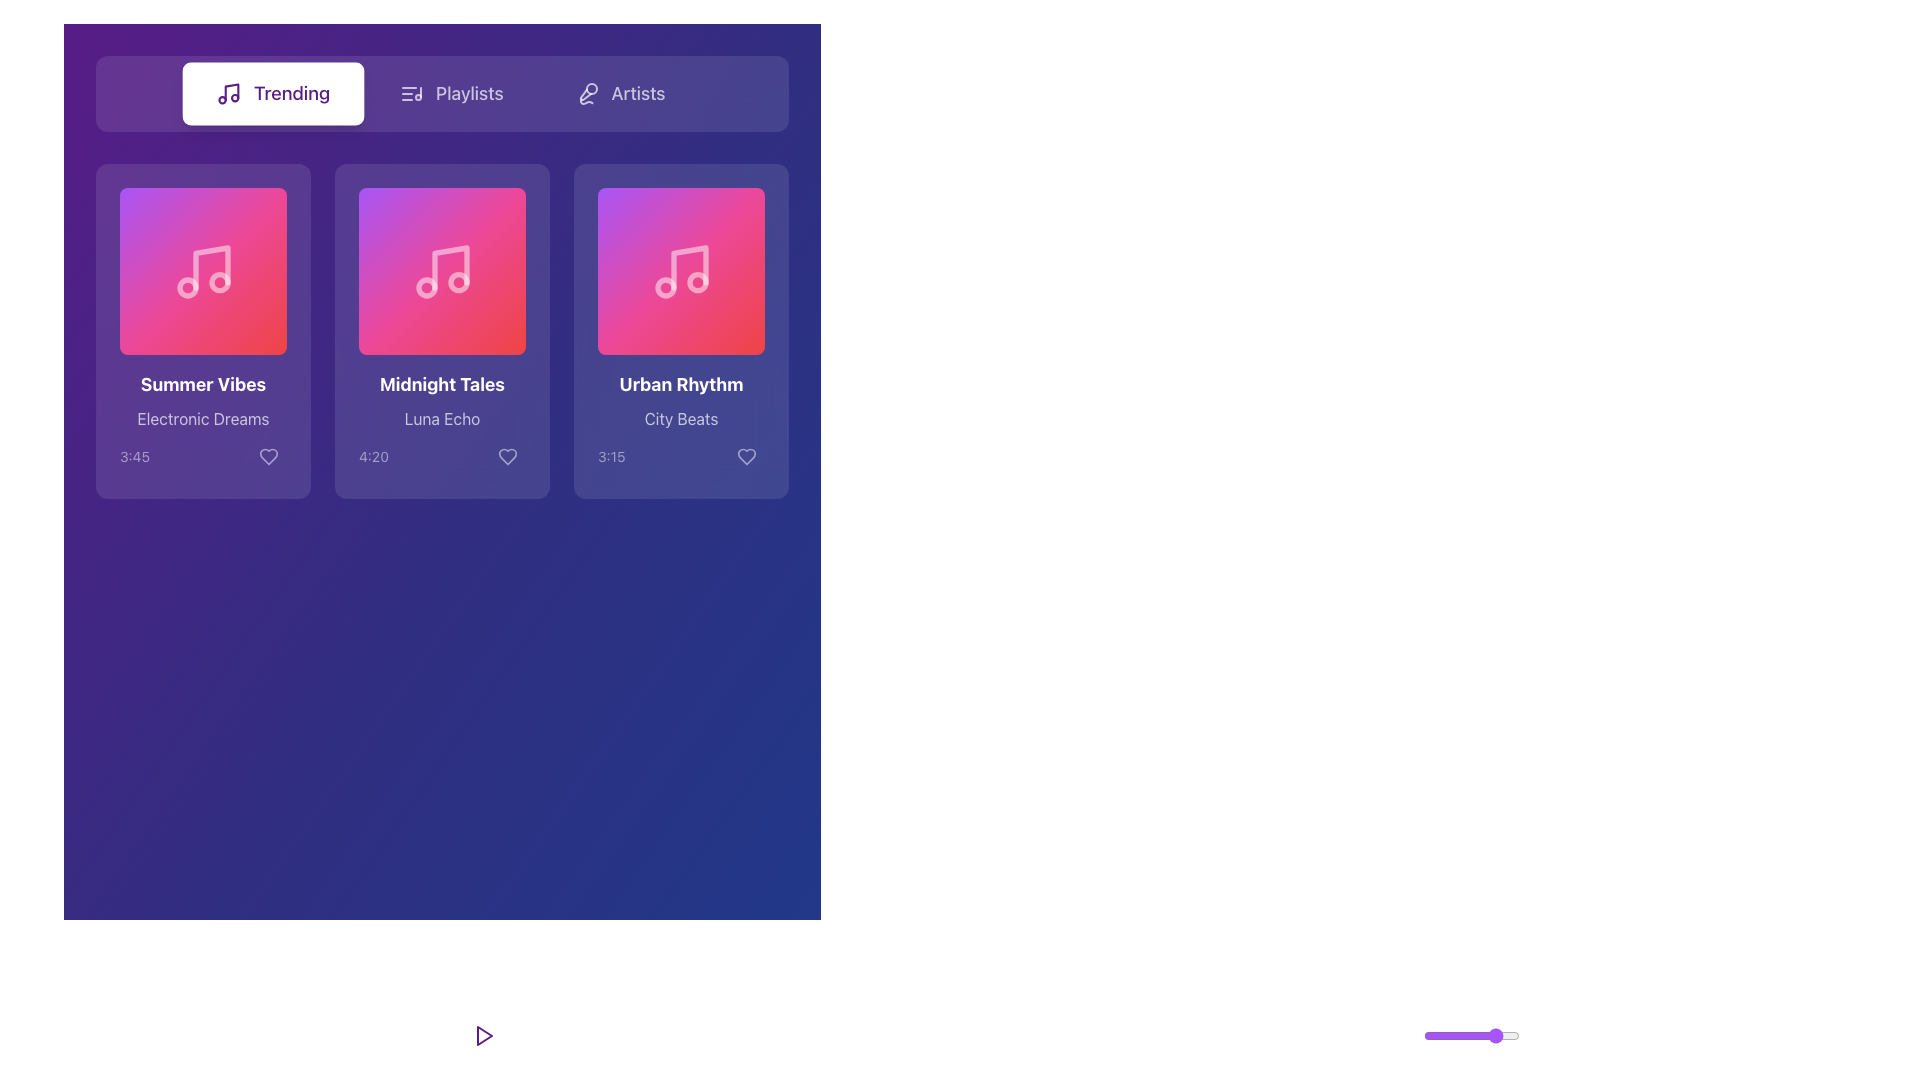 The image size is (1920, 1080). I want to click on the text label displaying 'Luna Echo', which is styled in dimmed white and located below the headline 'Midnight Tales' in the card labeled 'Midnight Tales', so click(441, 422).